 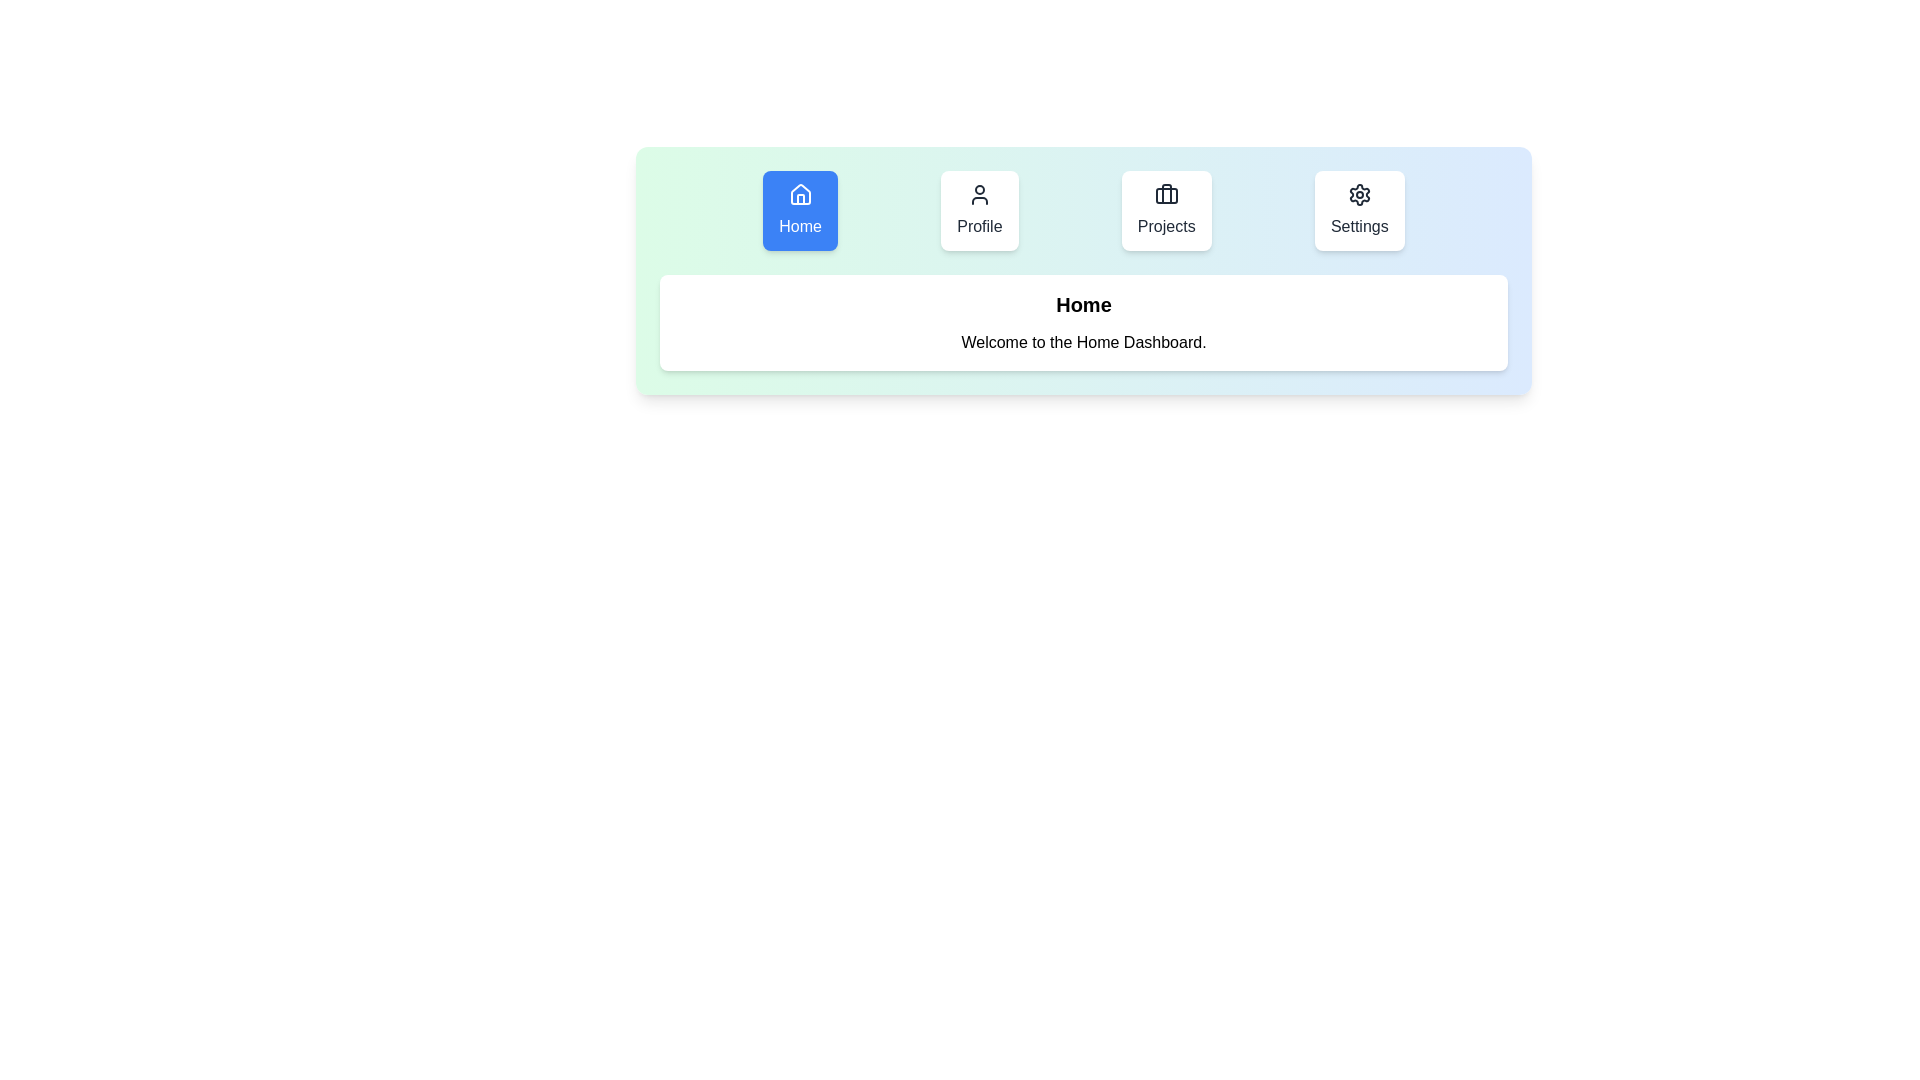 What do you see at coordinates (800, 211) in the screenshot?
I see `the Home tab by clicking on it` at bounding box center [800, 211].